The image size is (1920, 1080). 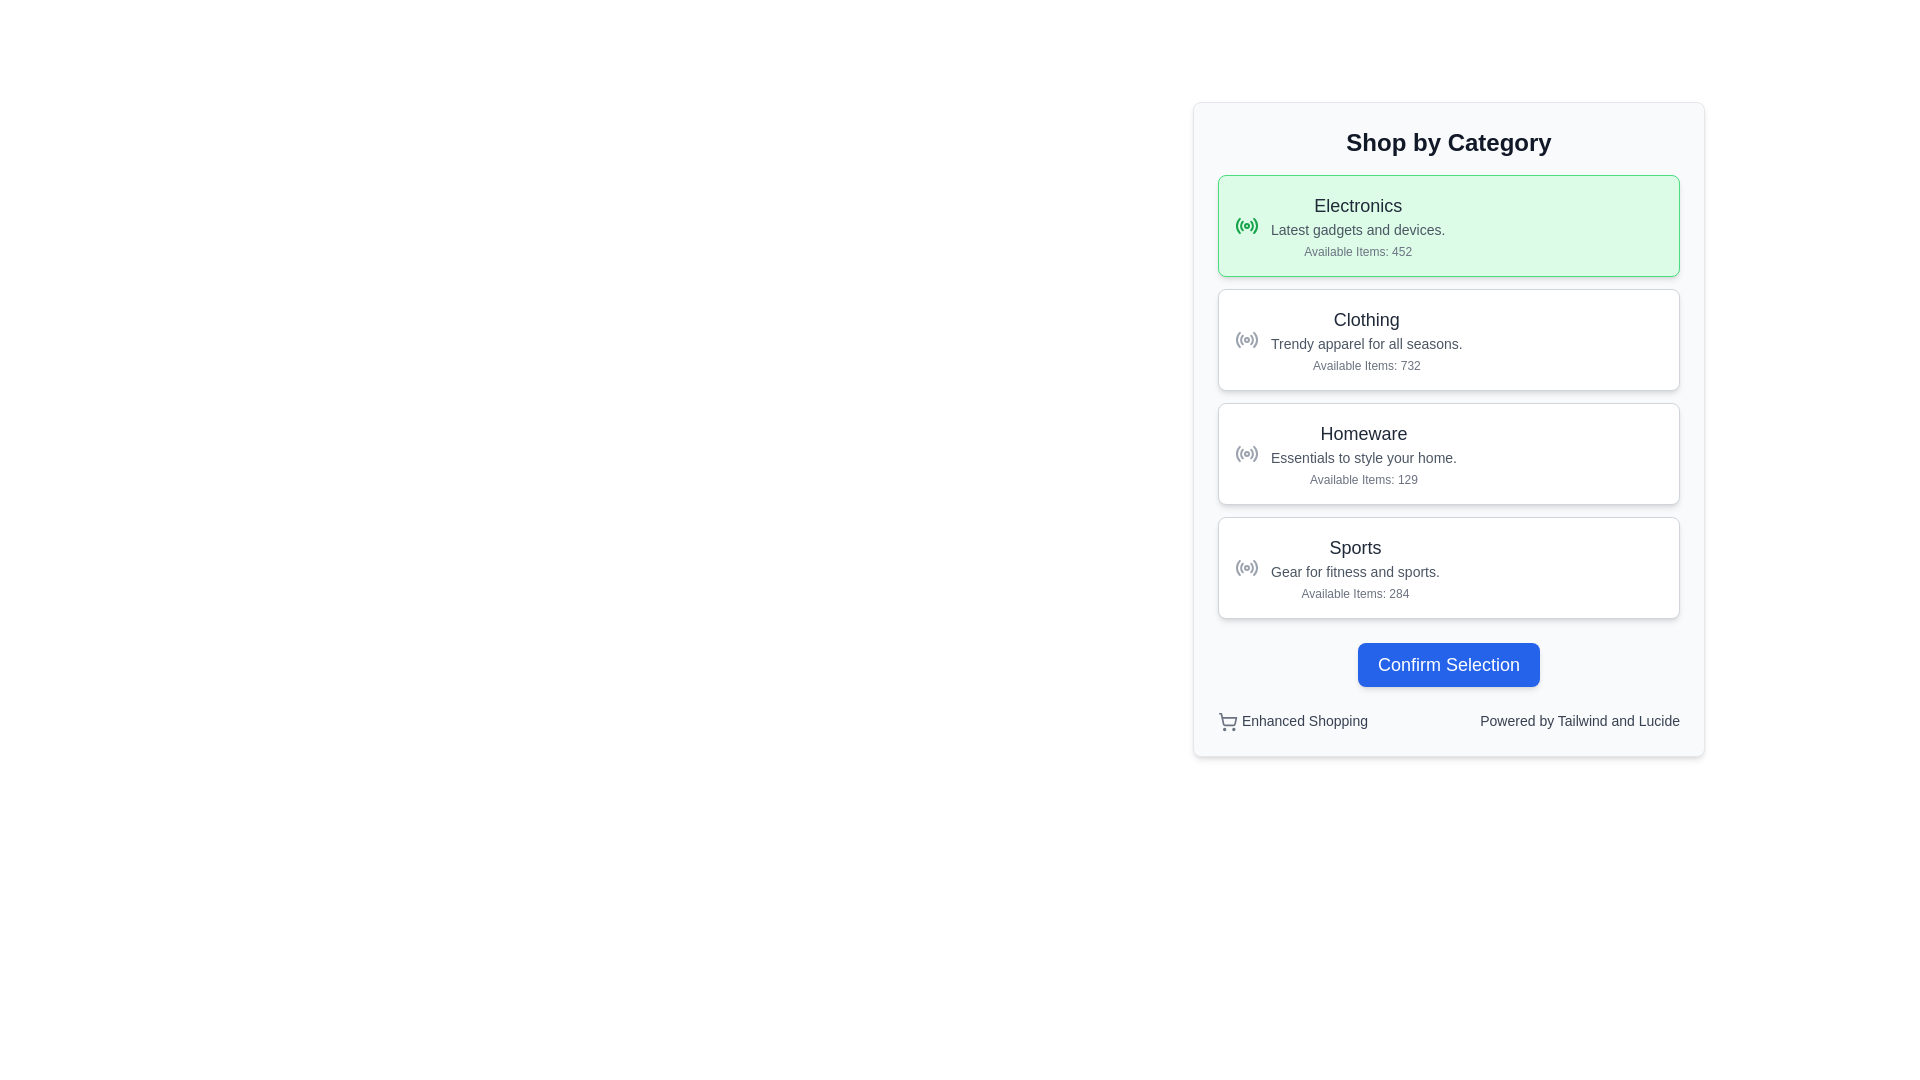 I want to click on the grayish circular radio-like icon representing the speaker or radio wave, located on the line item labeled 'Sports' in the 'Shop by Category' section, so click(x=1246, y=567).